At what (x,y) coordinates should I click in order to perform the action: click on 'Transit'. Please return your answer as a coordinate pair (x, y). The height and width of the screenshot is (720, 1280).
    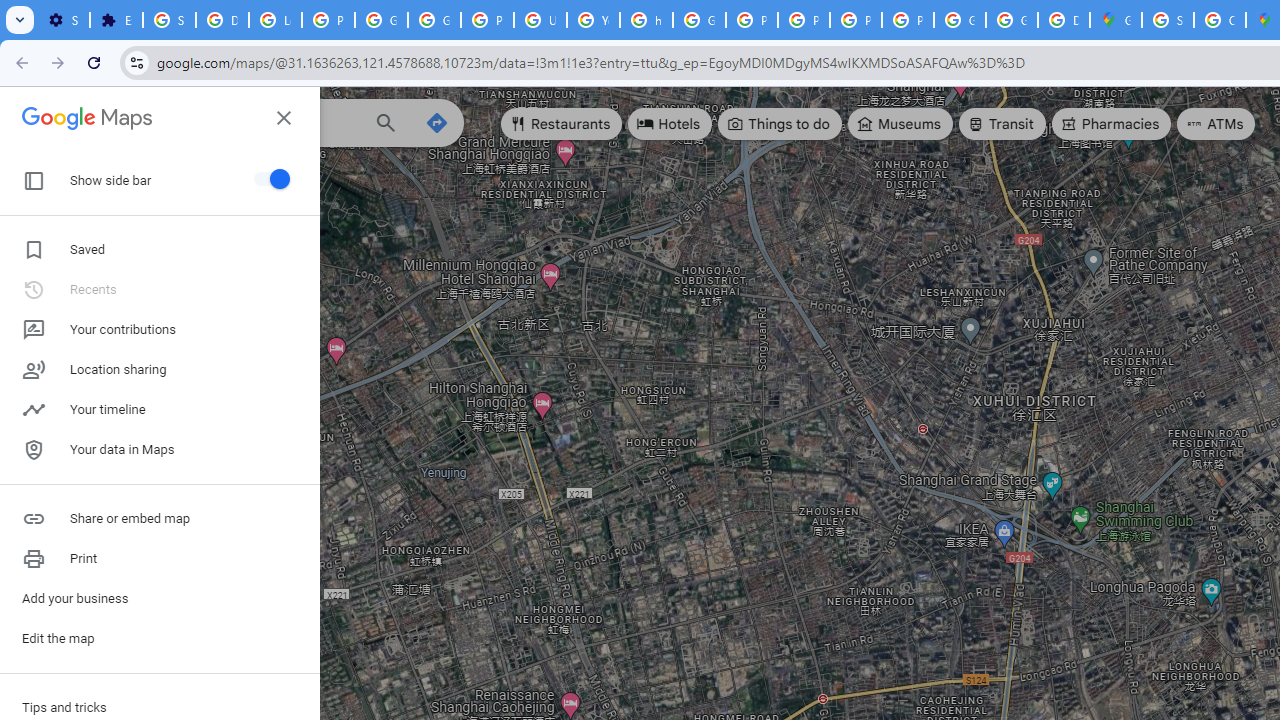
    Looking at the image, I should click on (1001, 124).